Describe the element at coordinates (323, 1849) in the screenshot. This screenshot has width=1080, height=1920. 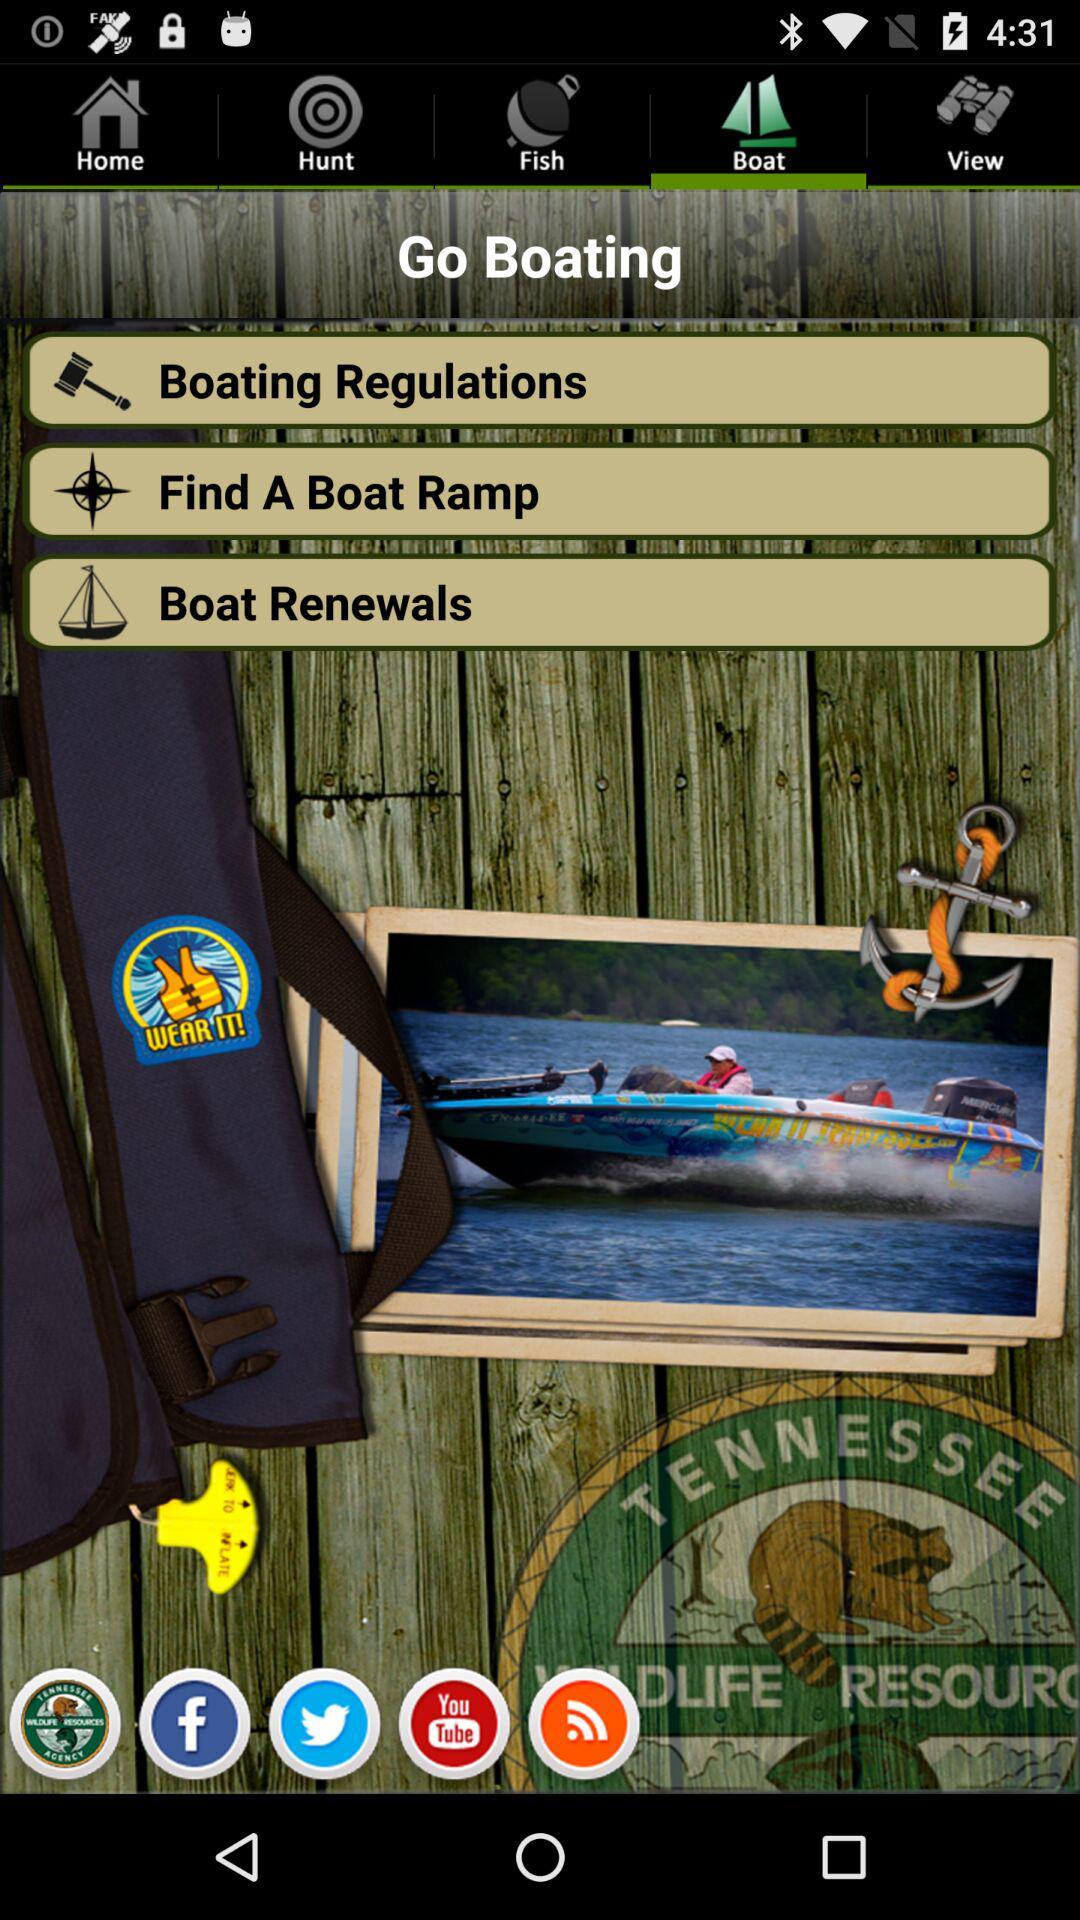
I see `the twitter icon` at that location.